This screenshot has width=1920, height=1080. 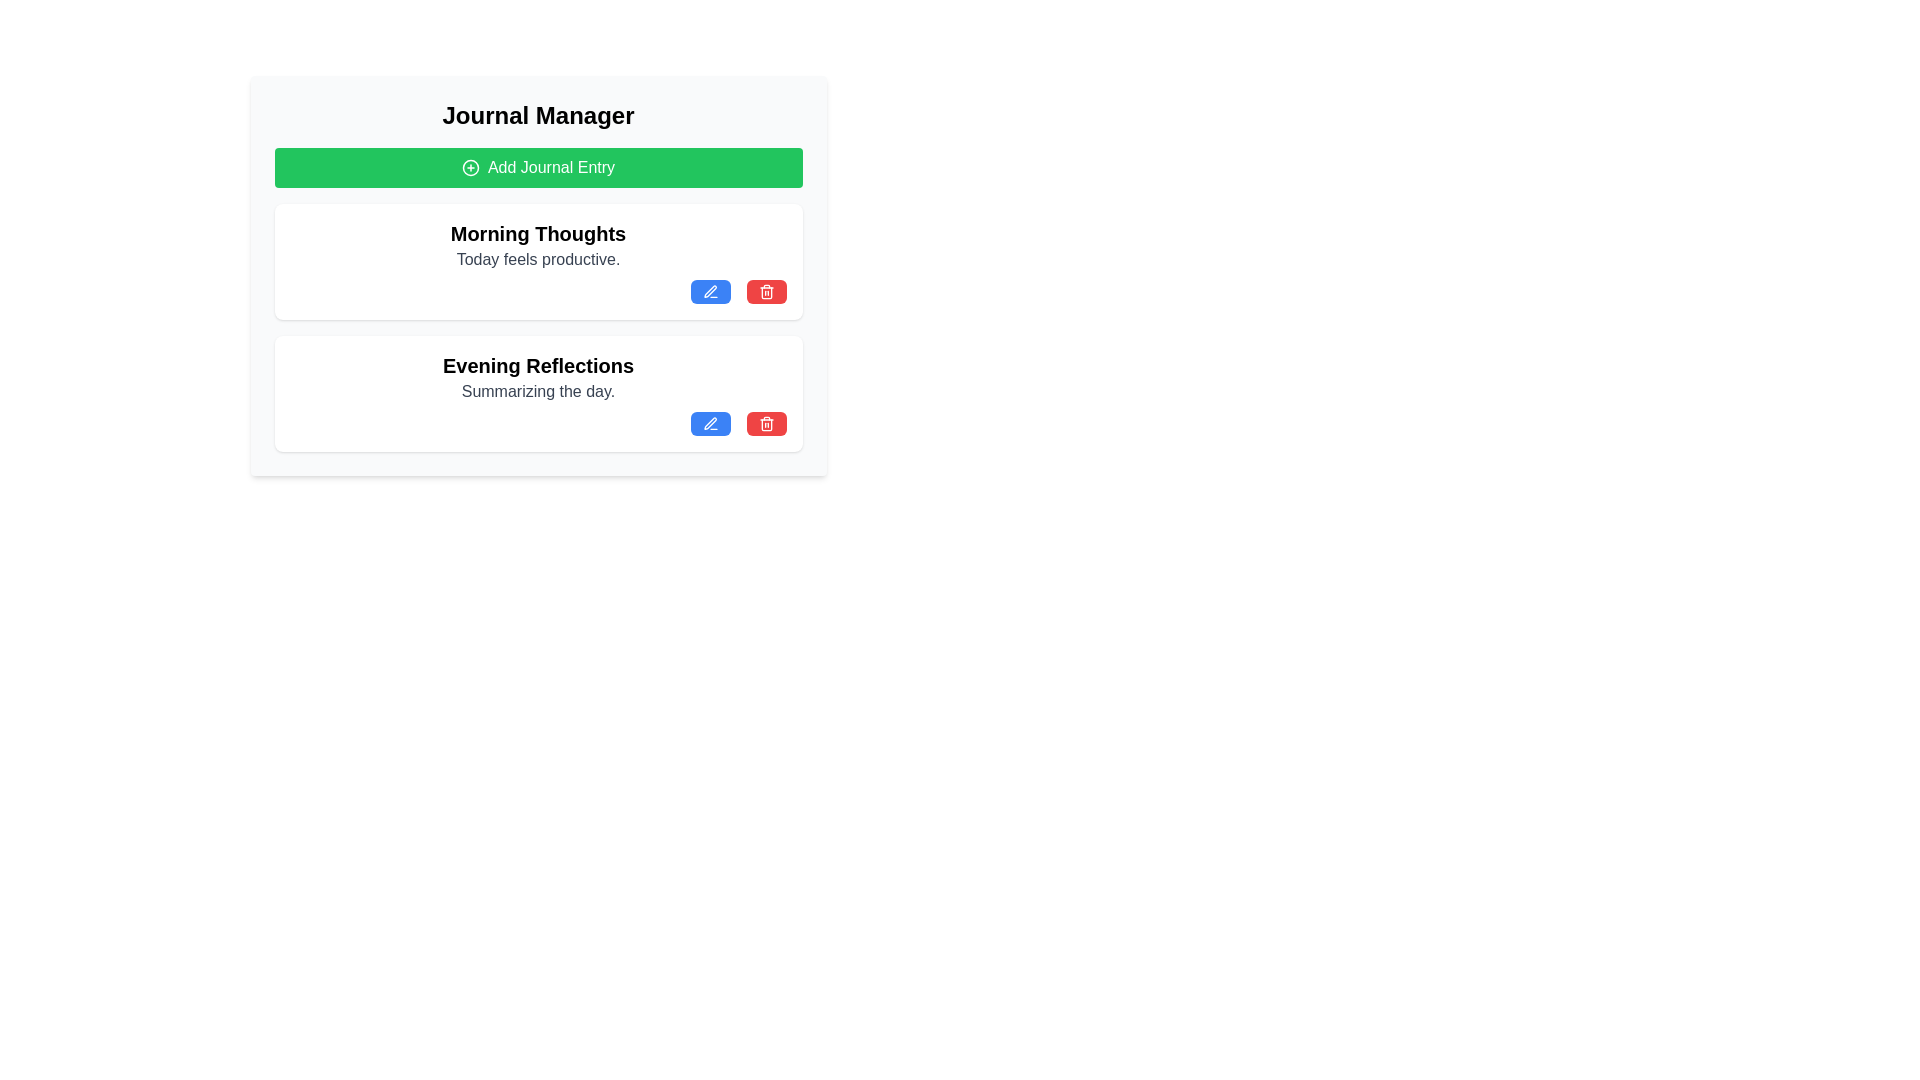 I want to click on the header text 'Journal Manager', which is a large, bold title centered at the top of the Journal Manager interface, above the green 'Add Journal Entry' button, so click(x=538, y=115).